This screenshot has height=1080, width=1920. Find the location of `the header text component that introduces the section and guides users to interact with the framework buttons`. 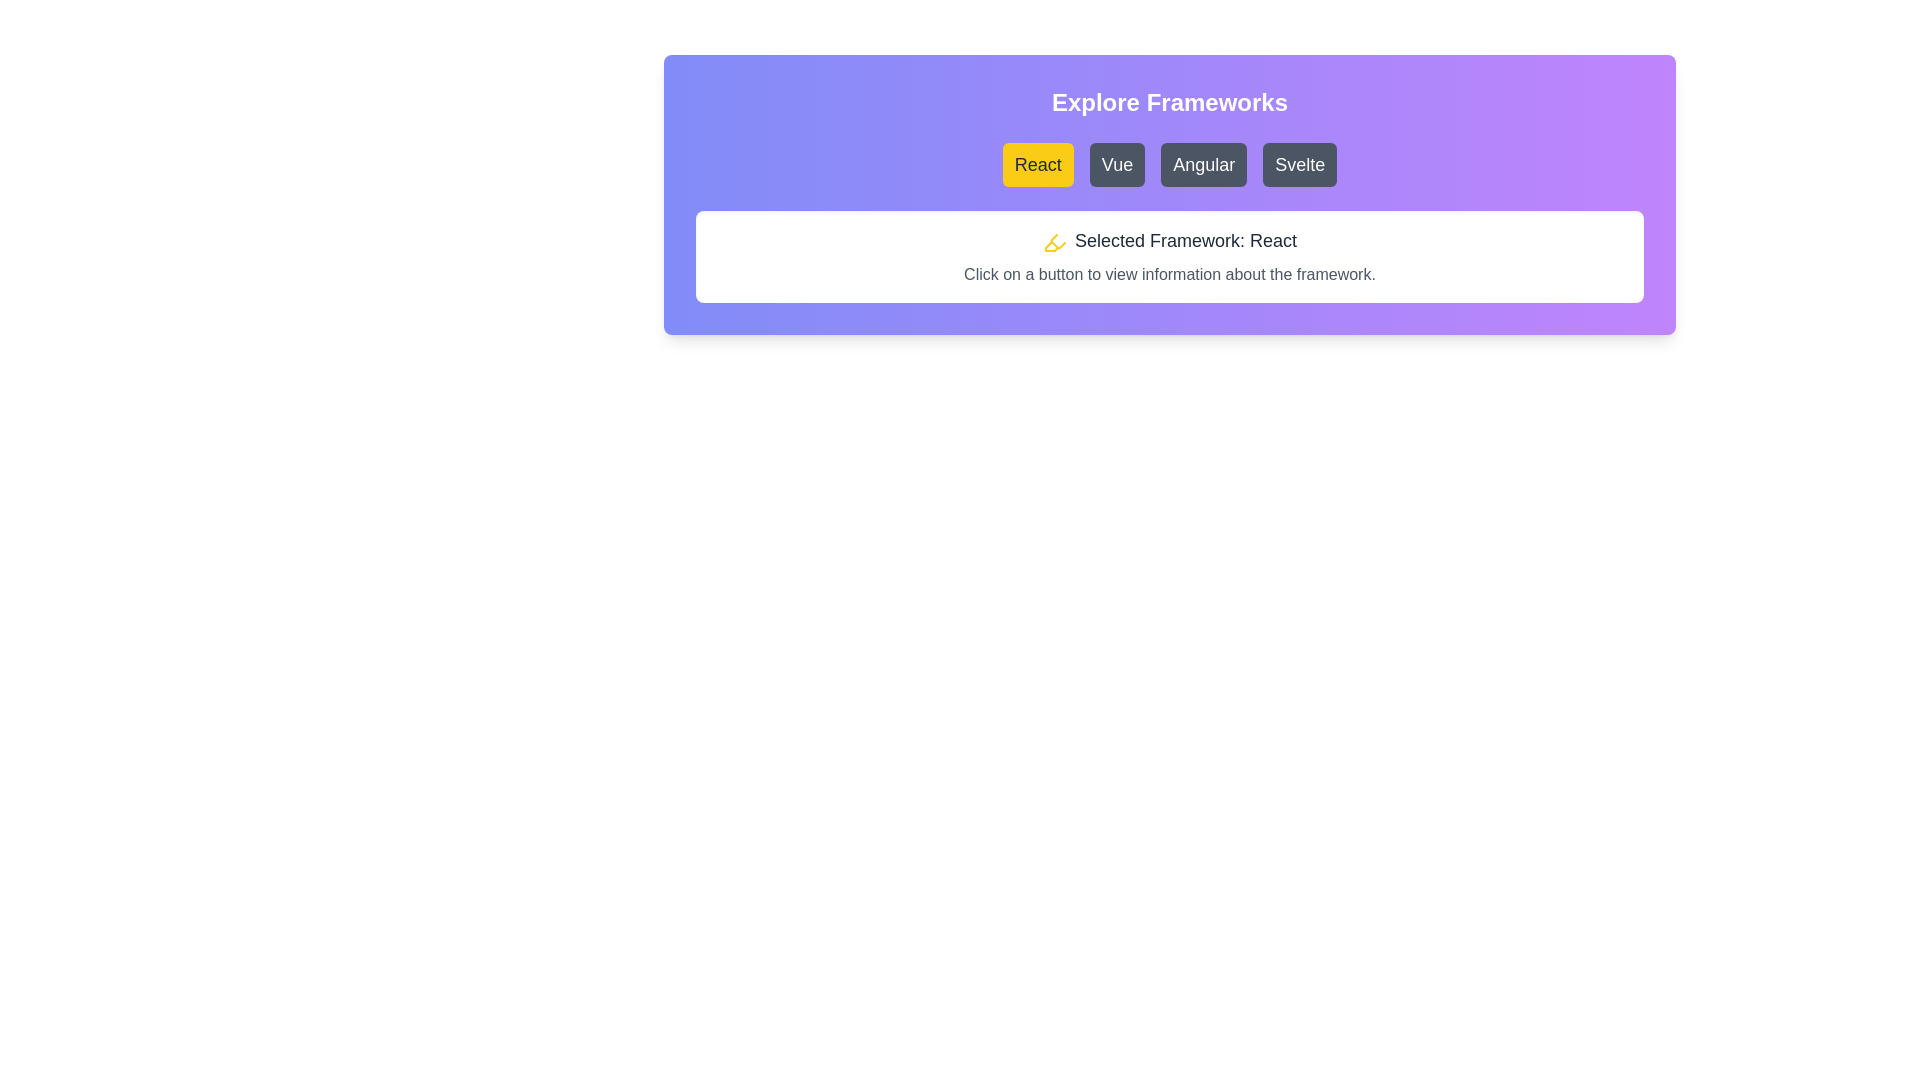

the header text component that introduces the section and guides users to interact with the framework buttons is located at coordinates (1170, 103).